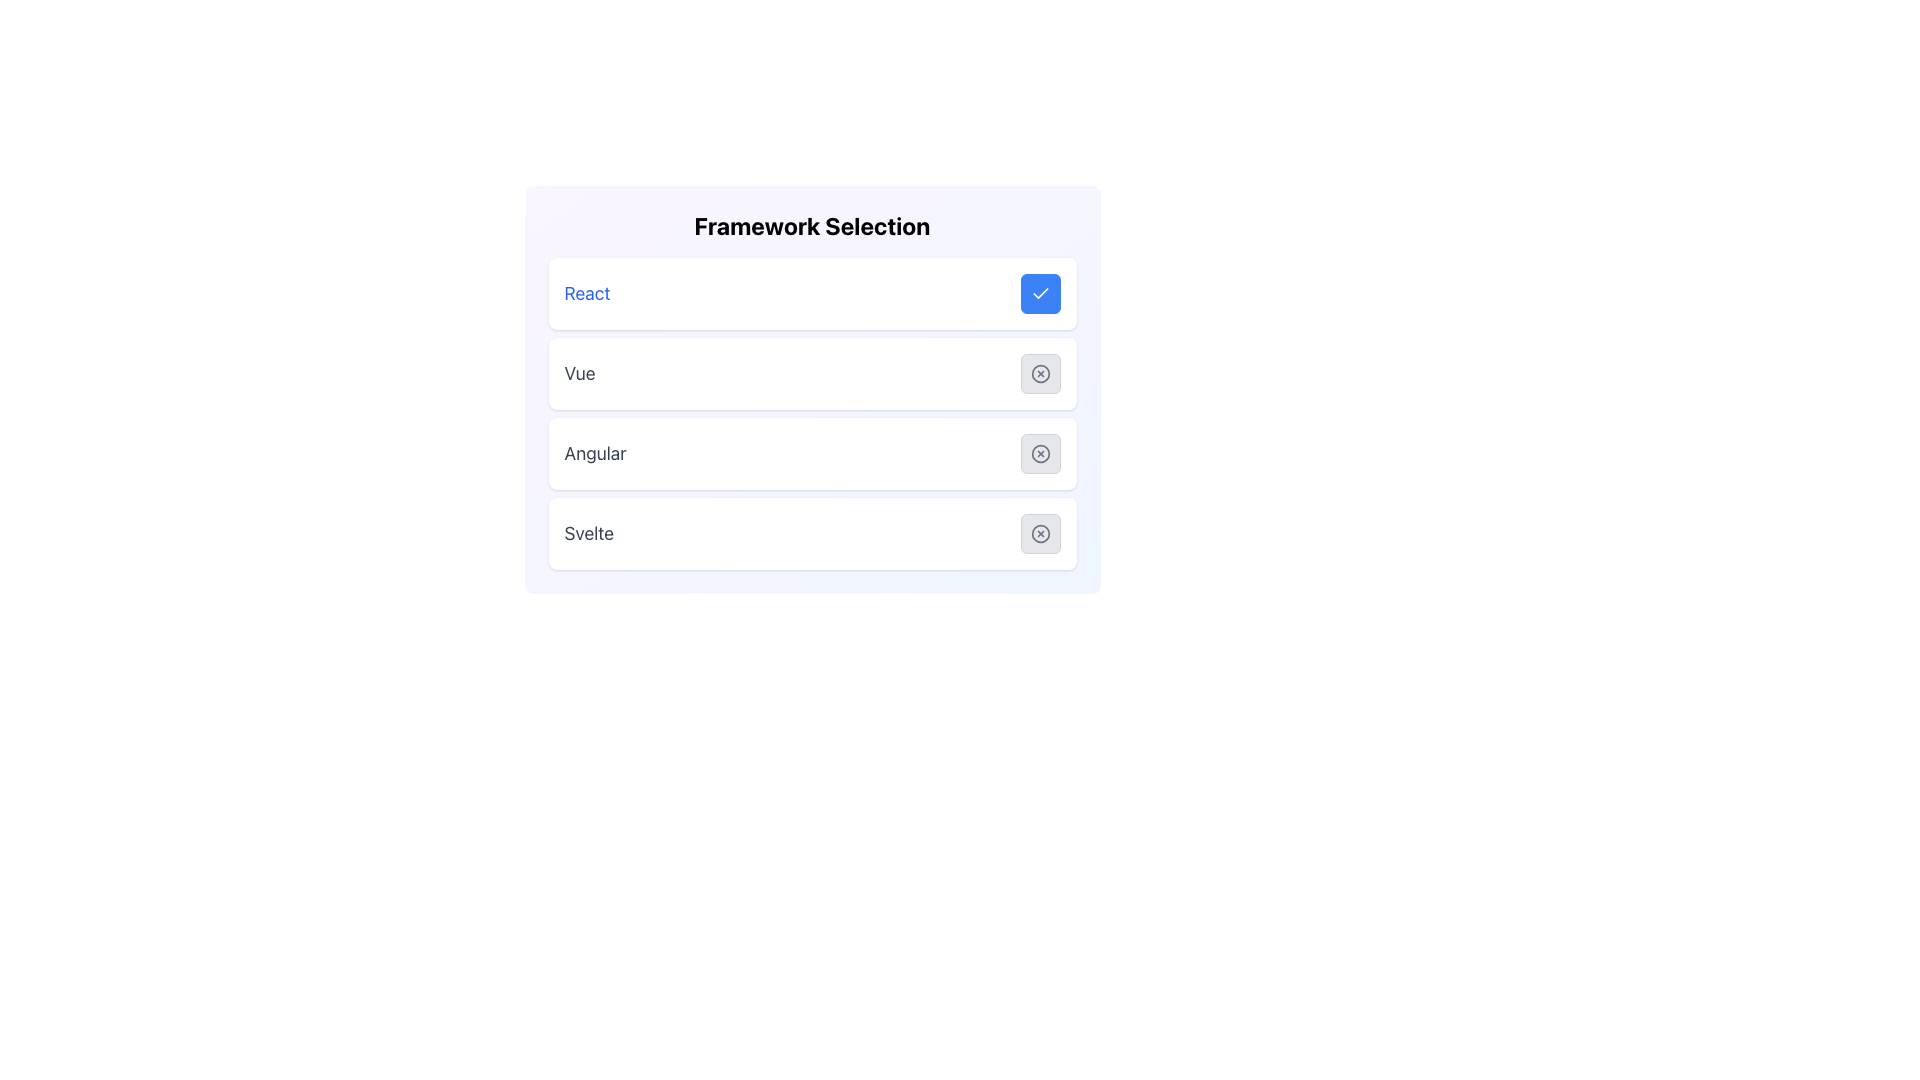 This screenshot has height=1080, width=1920. I want to click on the heading text that introduces the selection interface, indicating the nature of the options below, which include 'React', 'Vue', 'Angular', and 'Svelte', so click(812, 225).